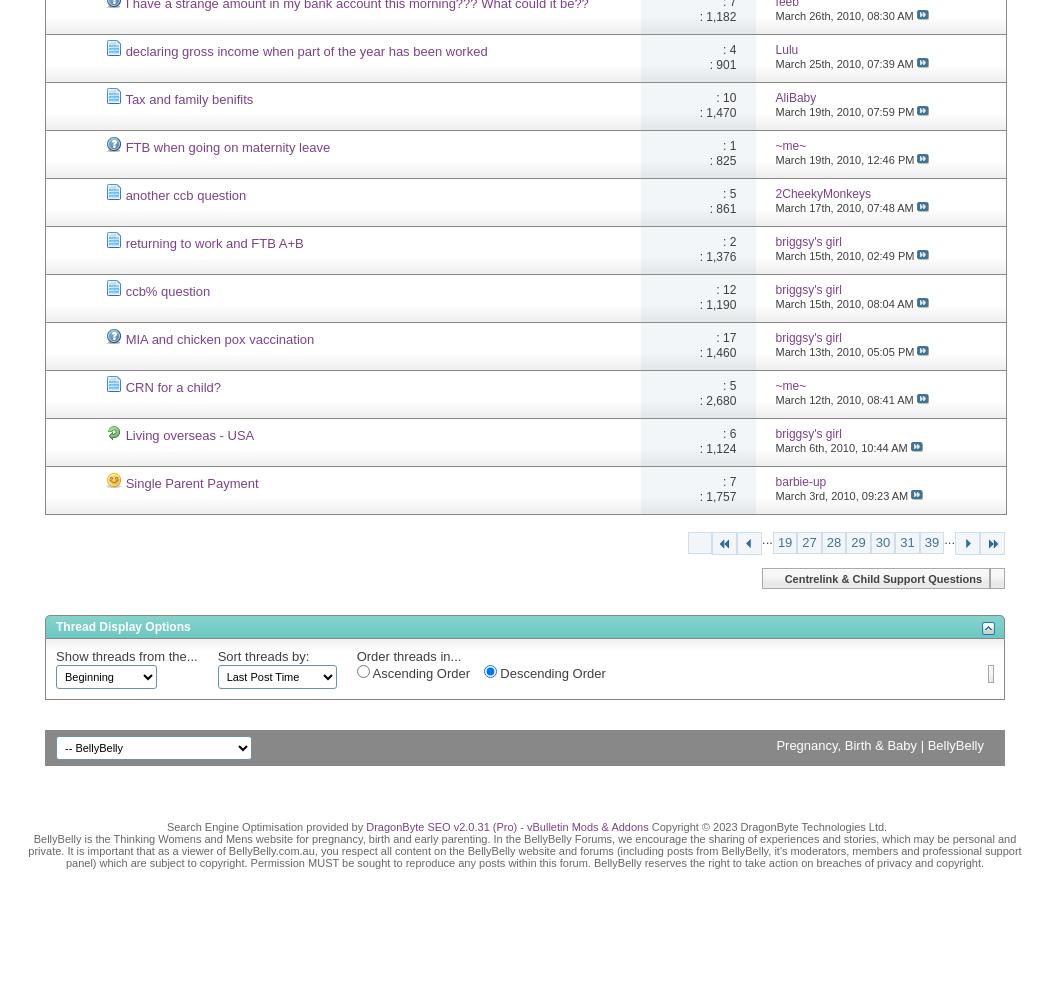  Describe the element at coordinates (586, 825) in the screenshot. I see `'vBulletin Mods & Addons'` at that location.